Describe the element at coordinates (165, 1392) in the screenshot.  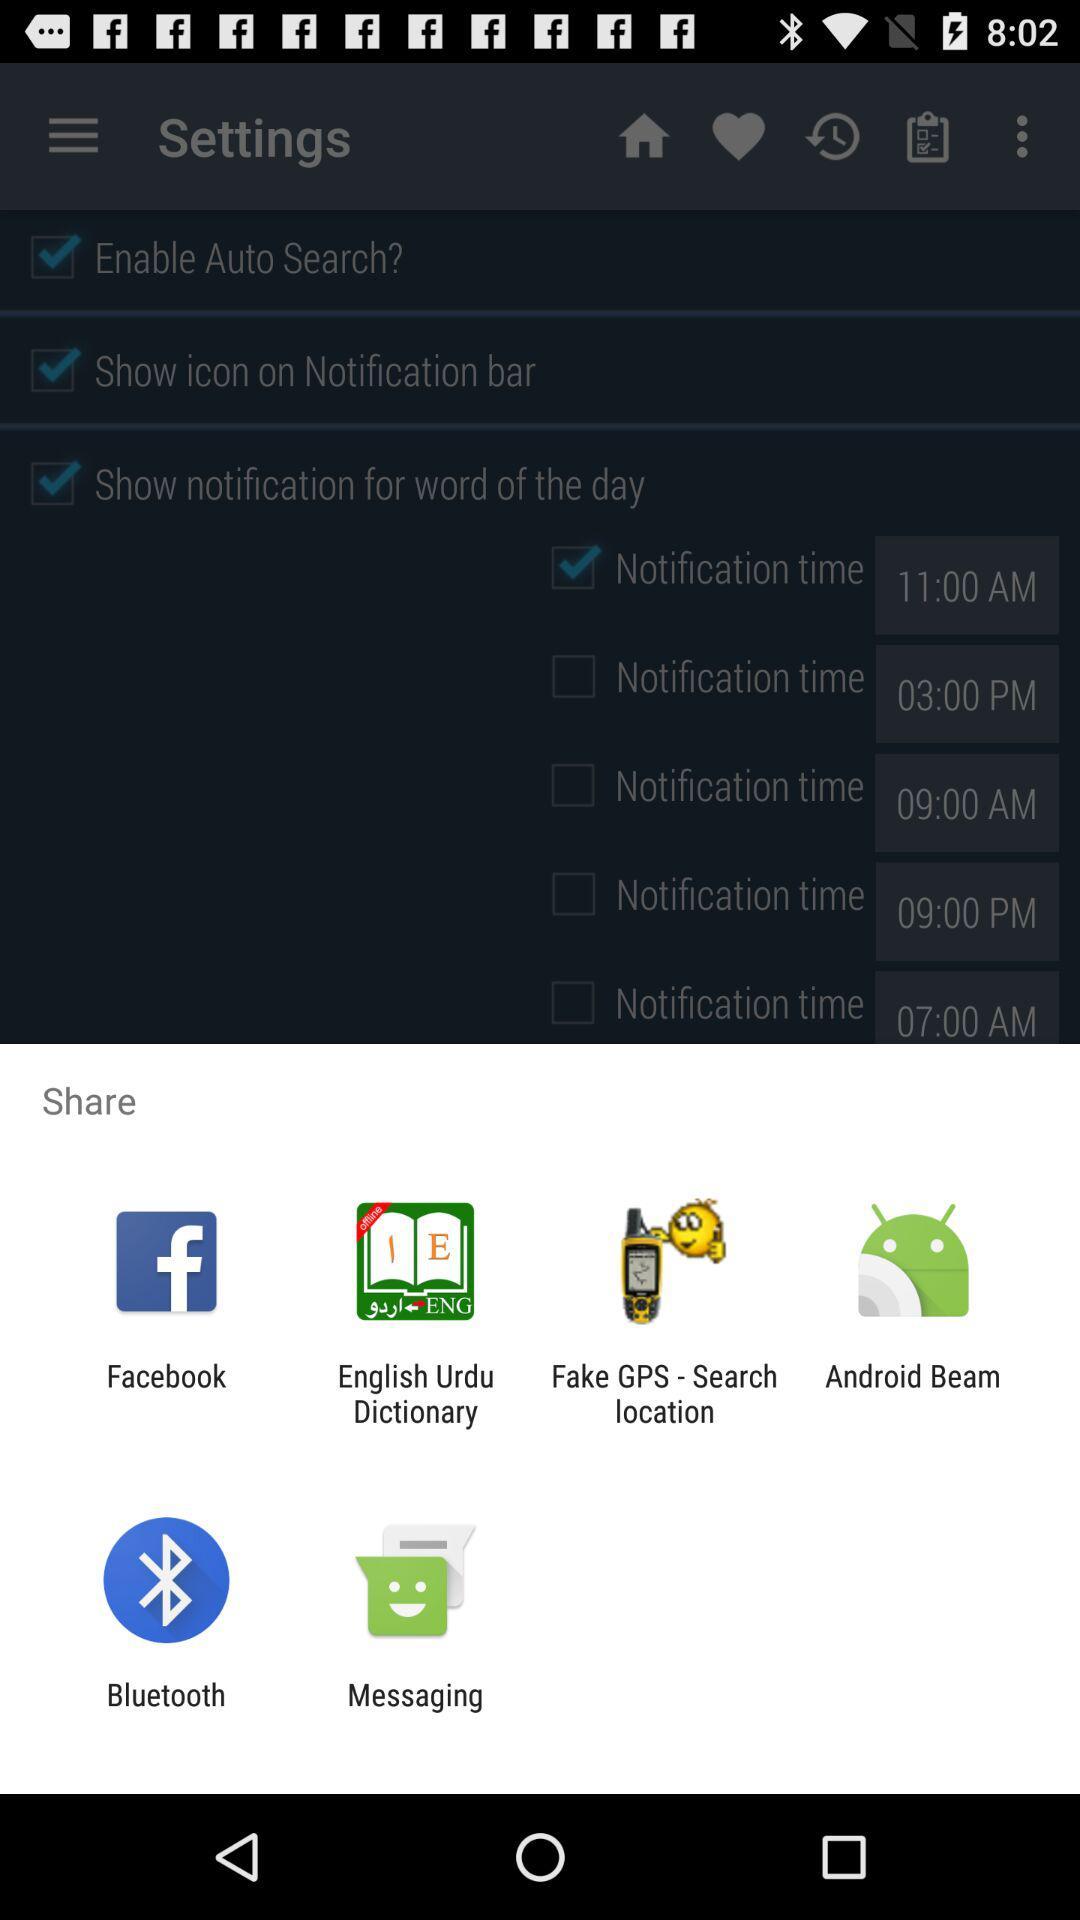
I see `the item next to english urdu dictionary app` at that location.